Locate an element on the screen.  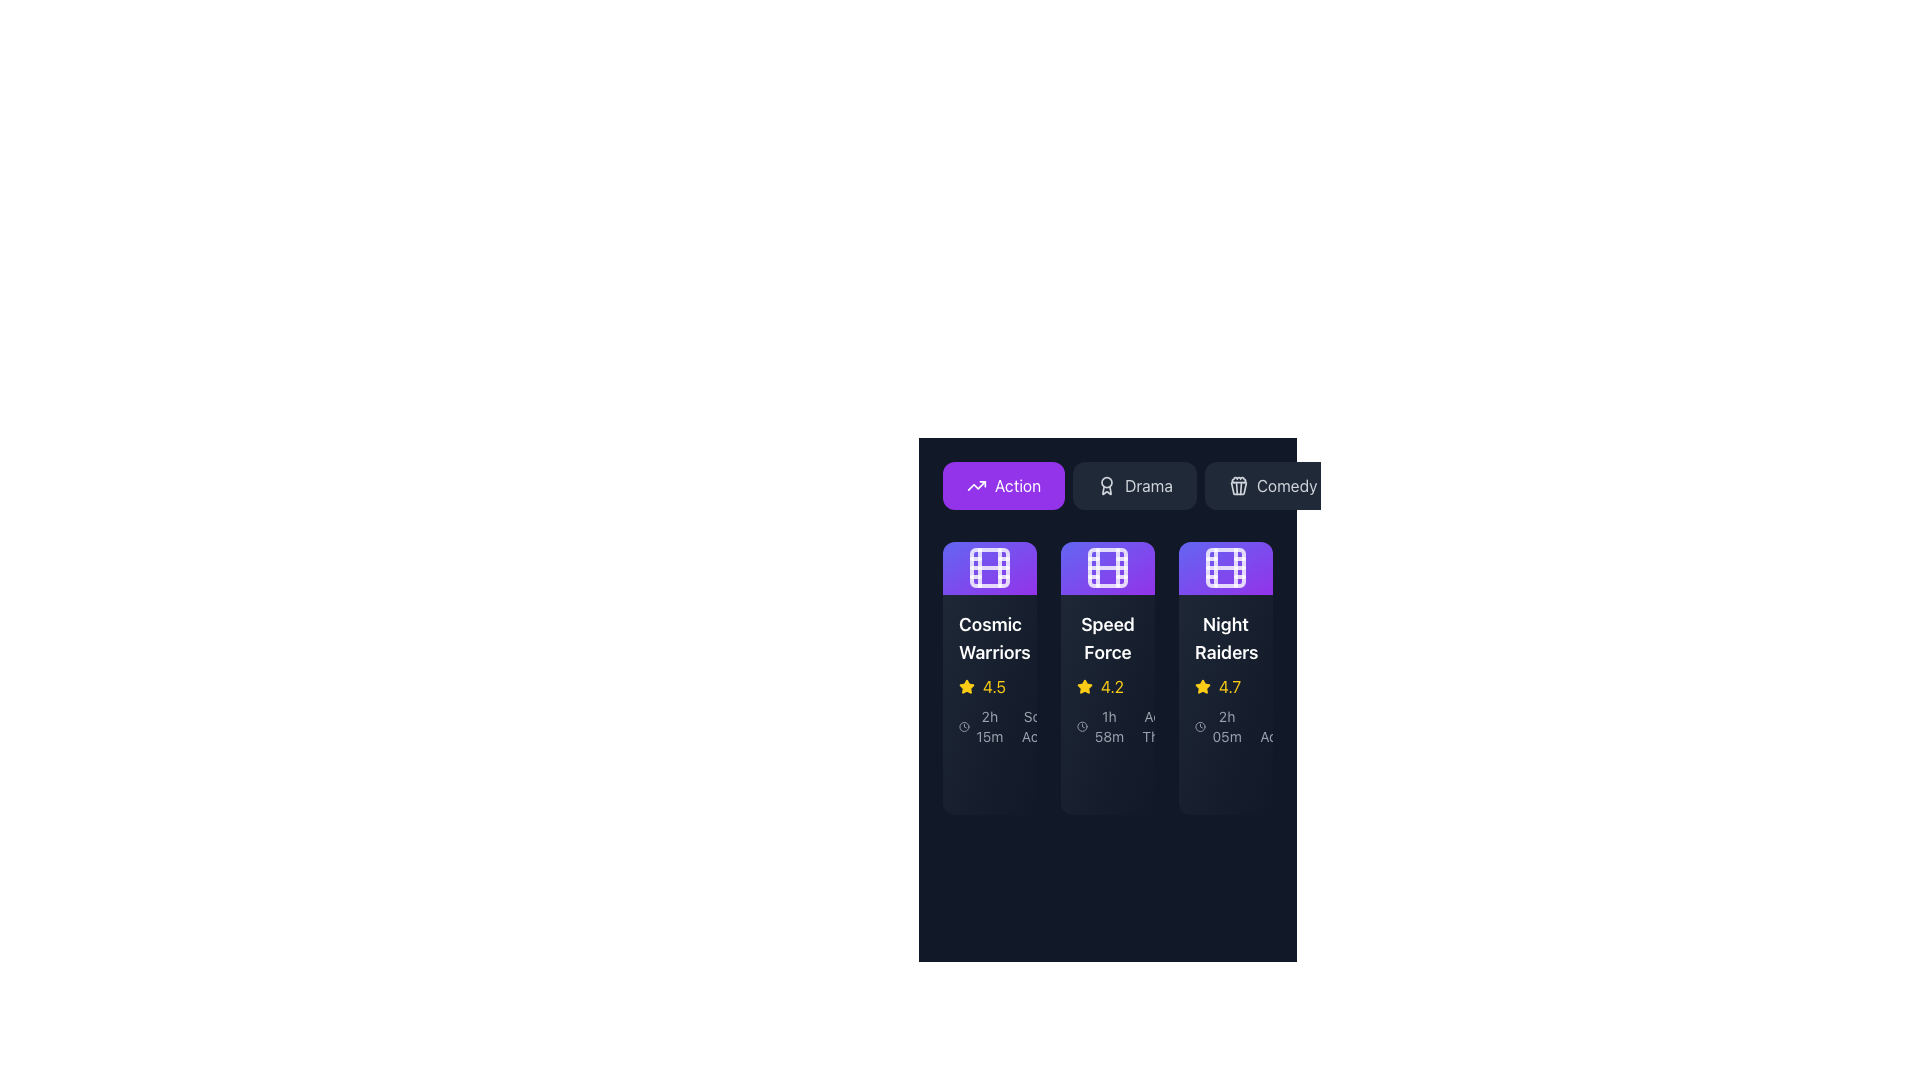
the 'Comedy' category label located in the upper-right section of the interface is located at coordinates (1286, 486).